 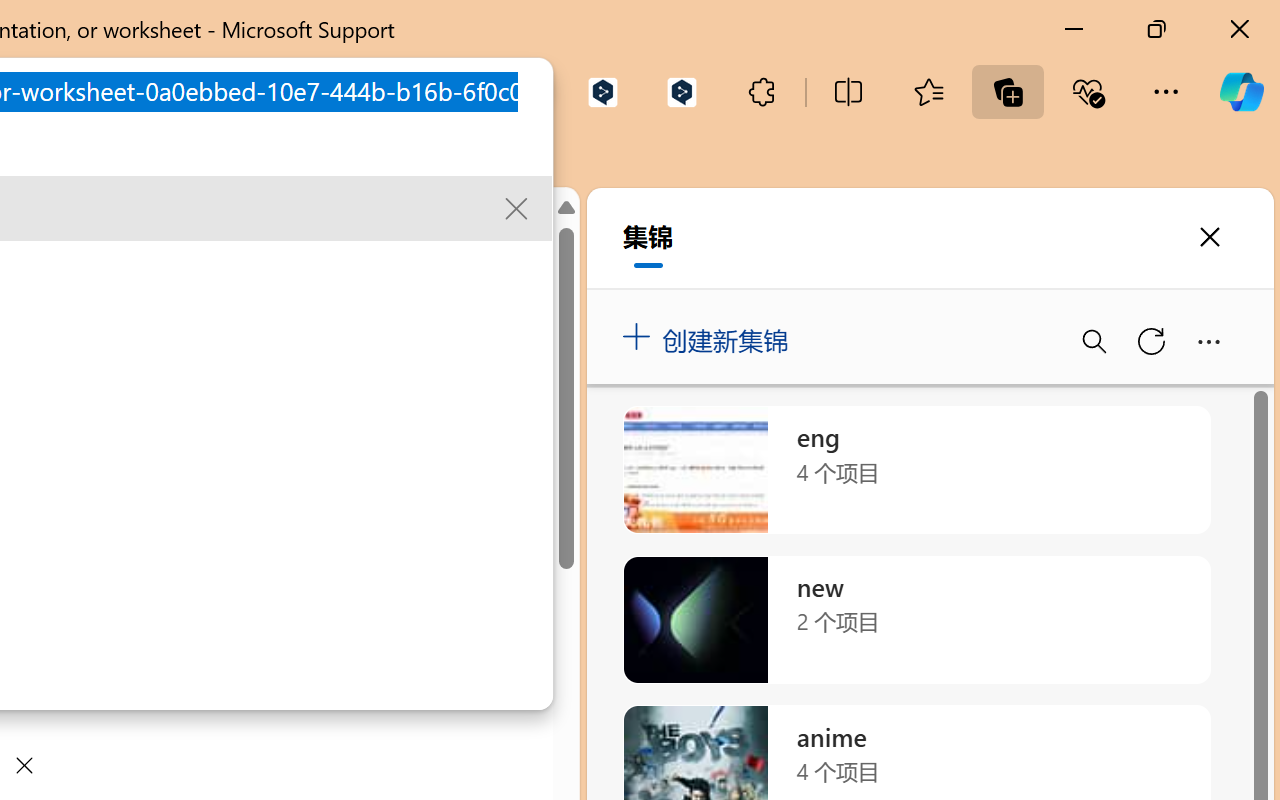 What do you see at coordinates (1240, 91) in the screenshot?
I see `'Copilot (Ctrl+Shift+.)'` at bounding box center [1240, 91].